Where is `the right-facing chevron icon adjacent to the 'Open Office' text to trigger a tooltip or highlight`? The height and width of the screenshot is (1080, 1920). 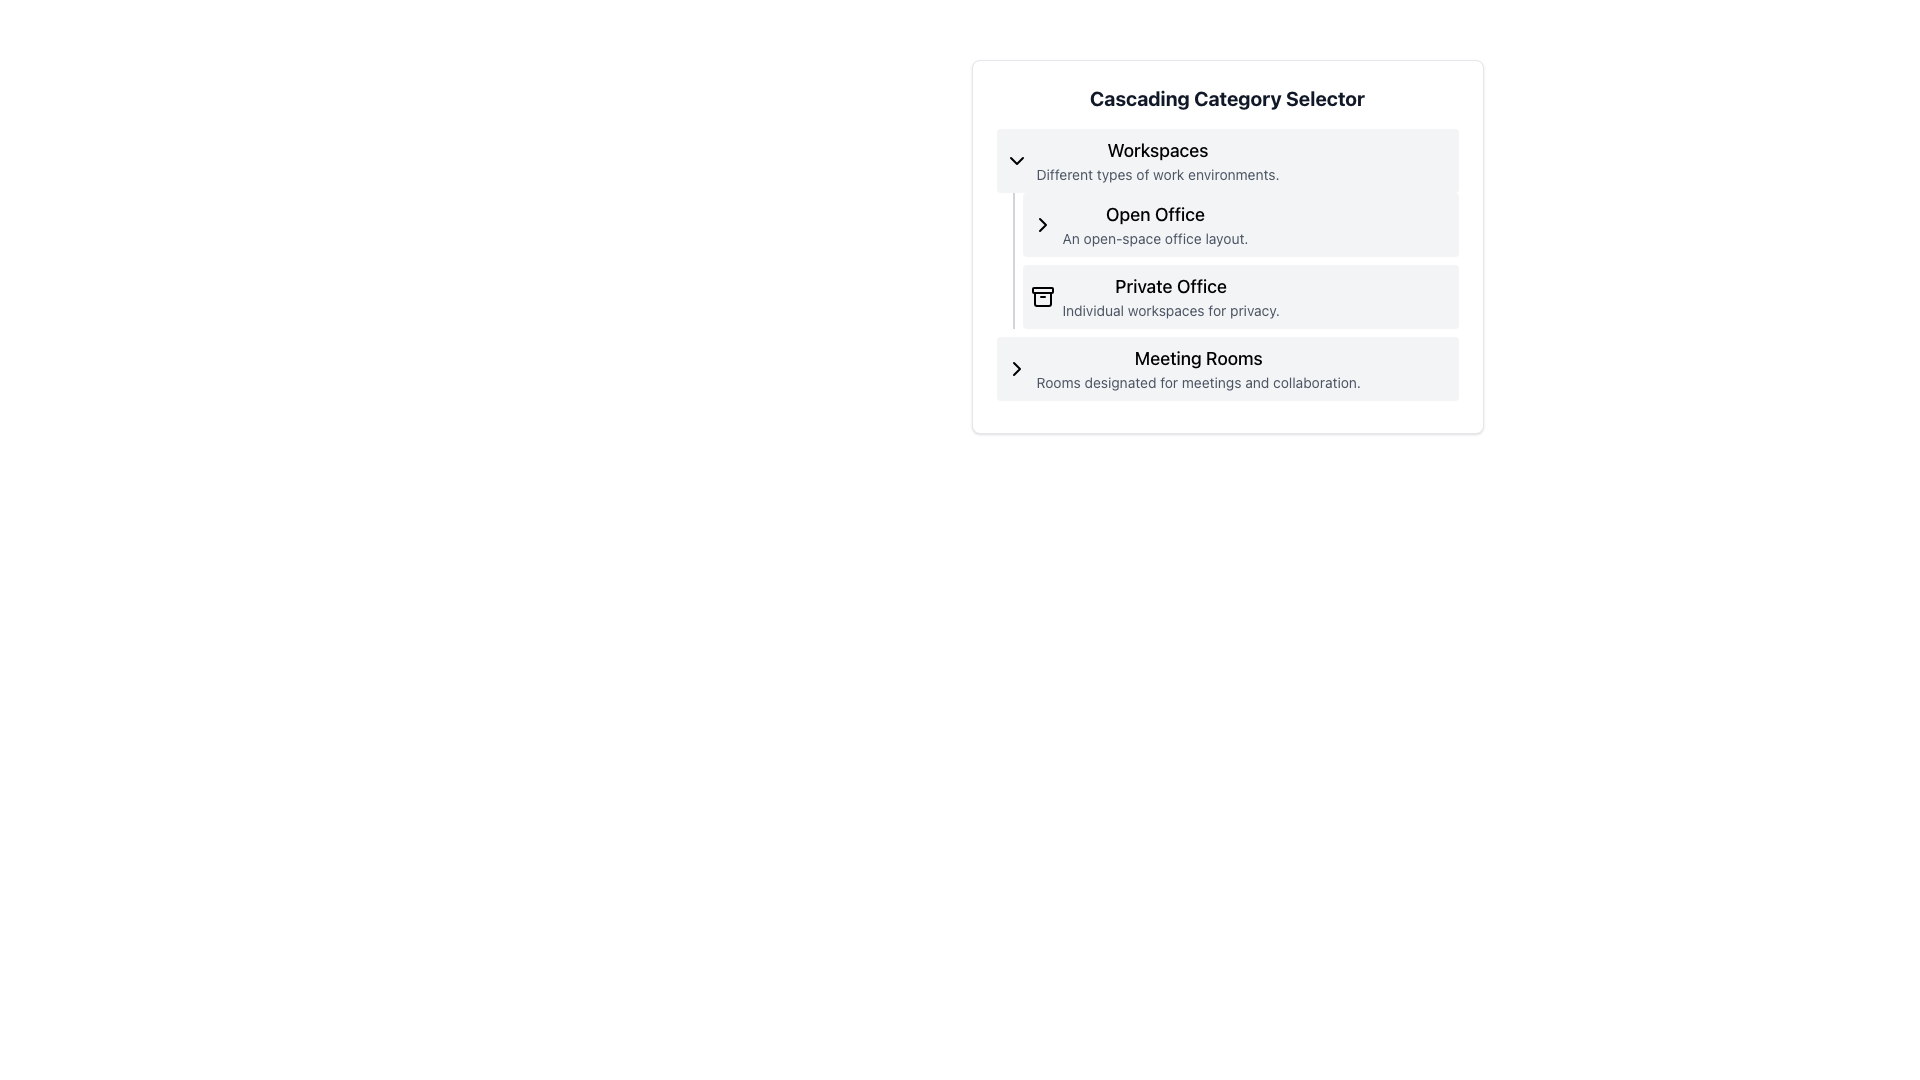
the right-facing chevron icon adjacent to the 'Open Office' text to trigger a tooltip or highlight is located at coordinates (1041, 224).